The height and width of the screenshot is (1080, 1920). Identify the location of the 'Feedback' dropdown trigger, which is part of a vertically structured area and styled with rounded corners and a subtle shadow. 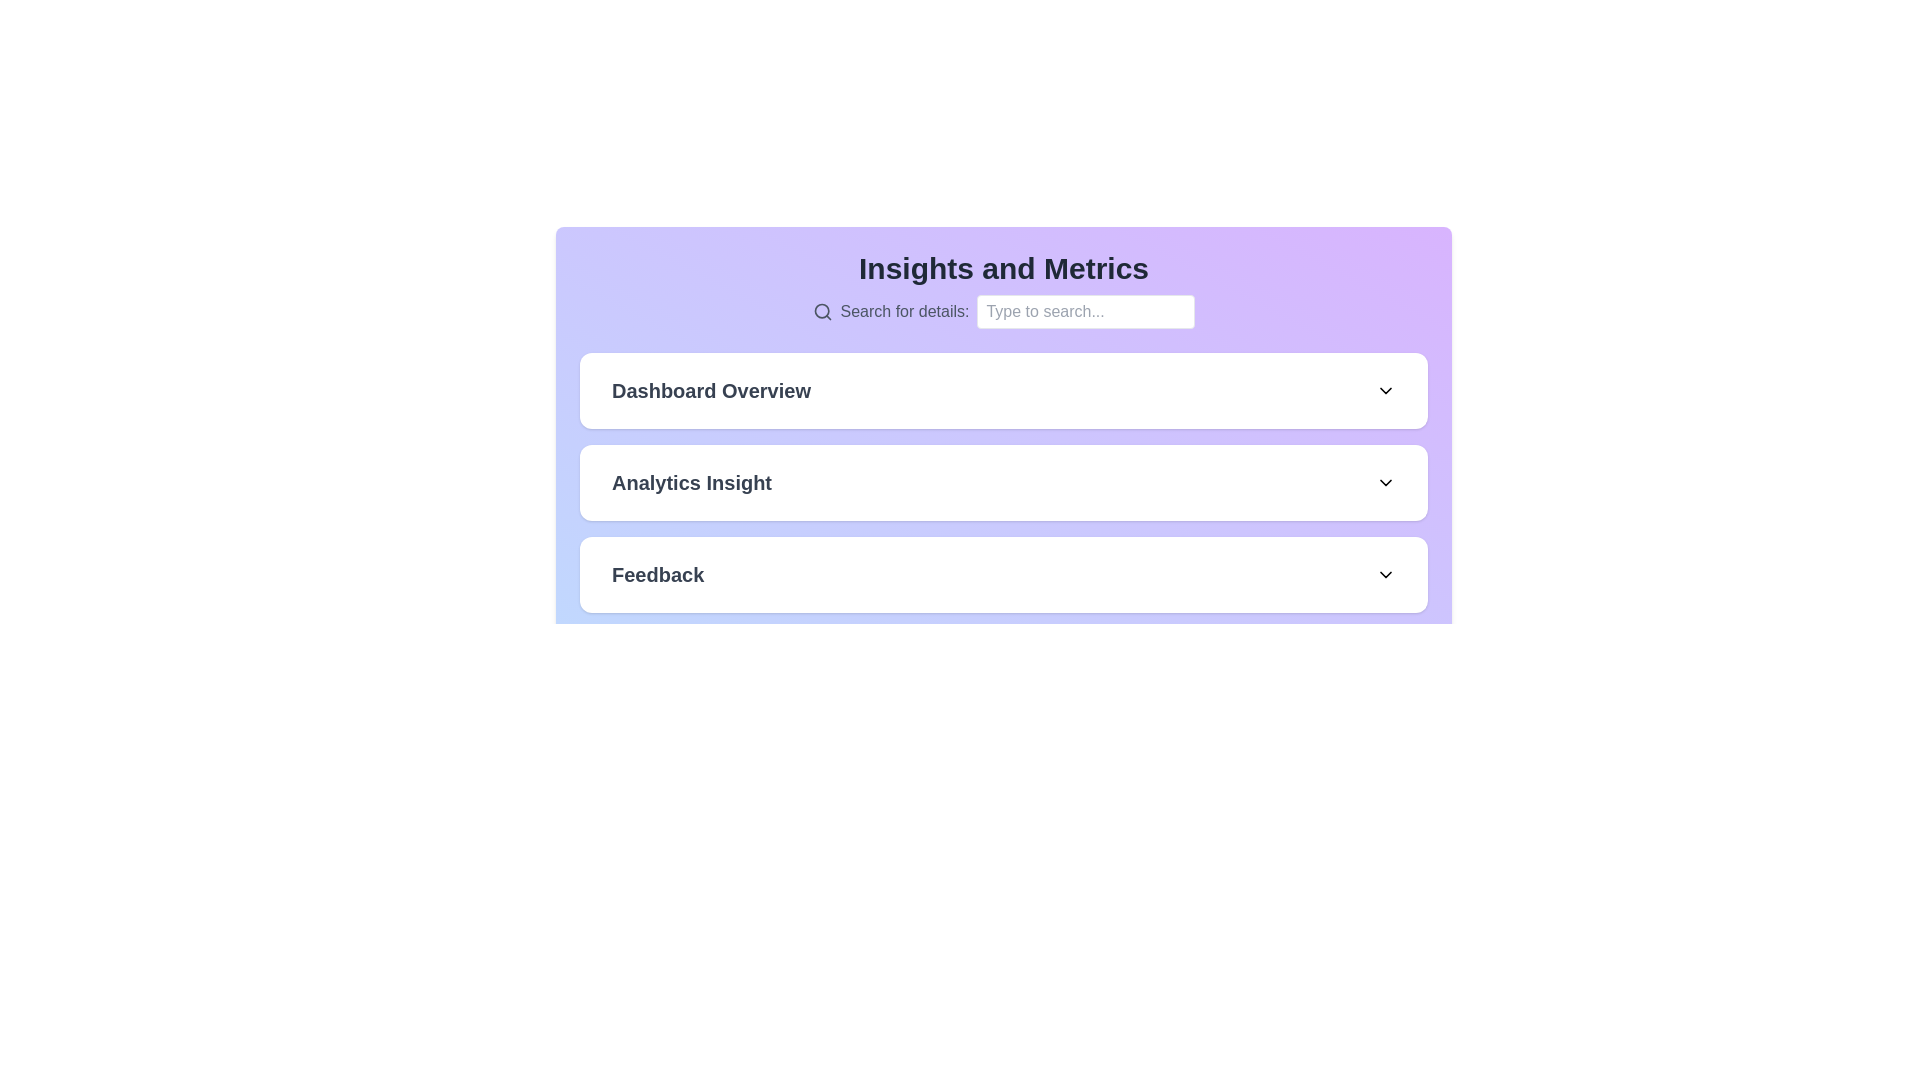
(1003, 574).